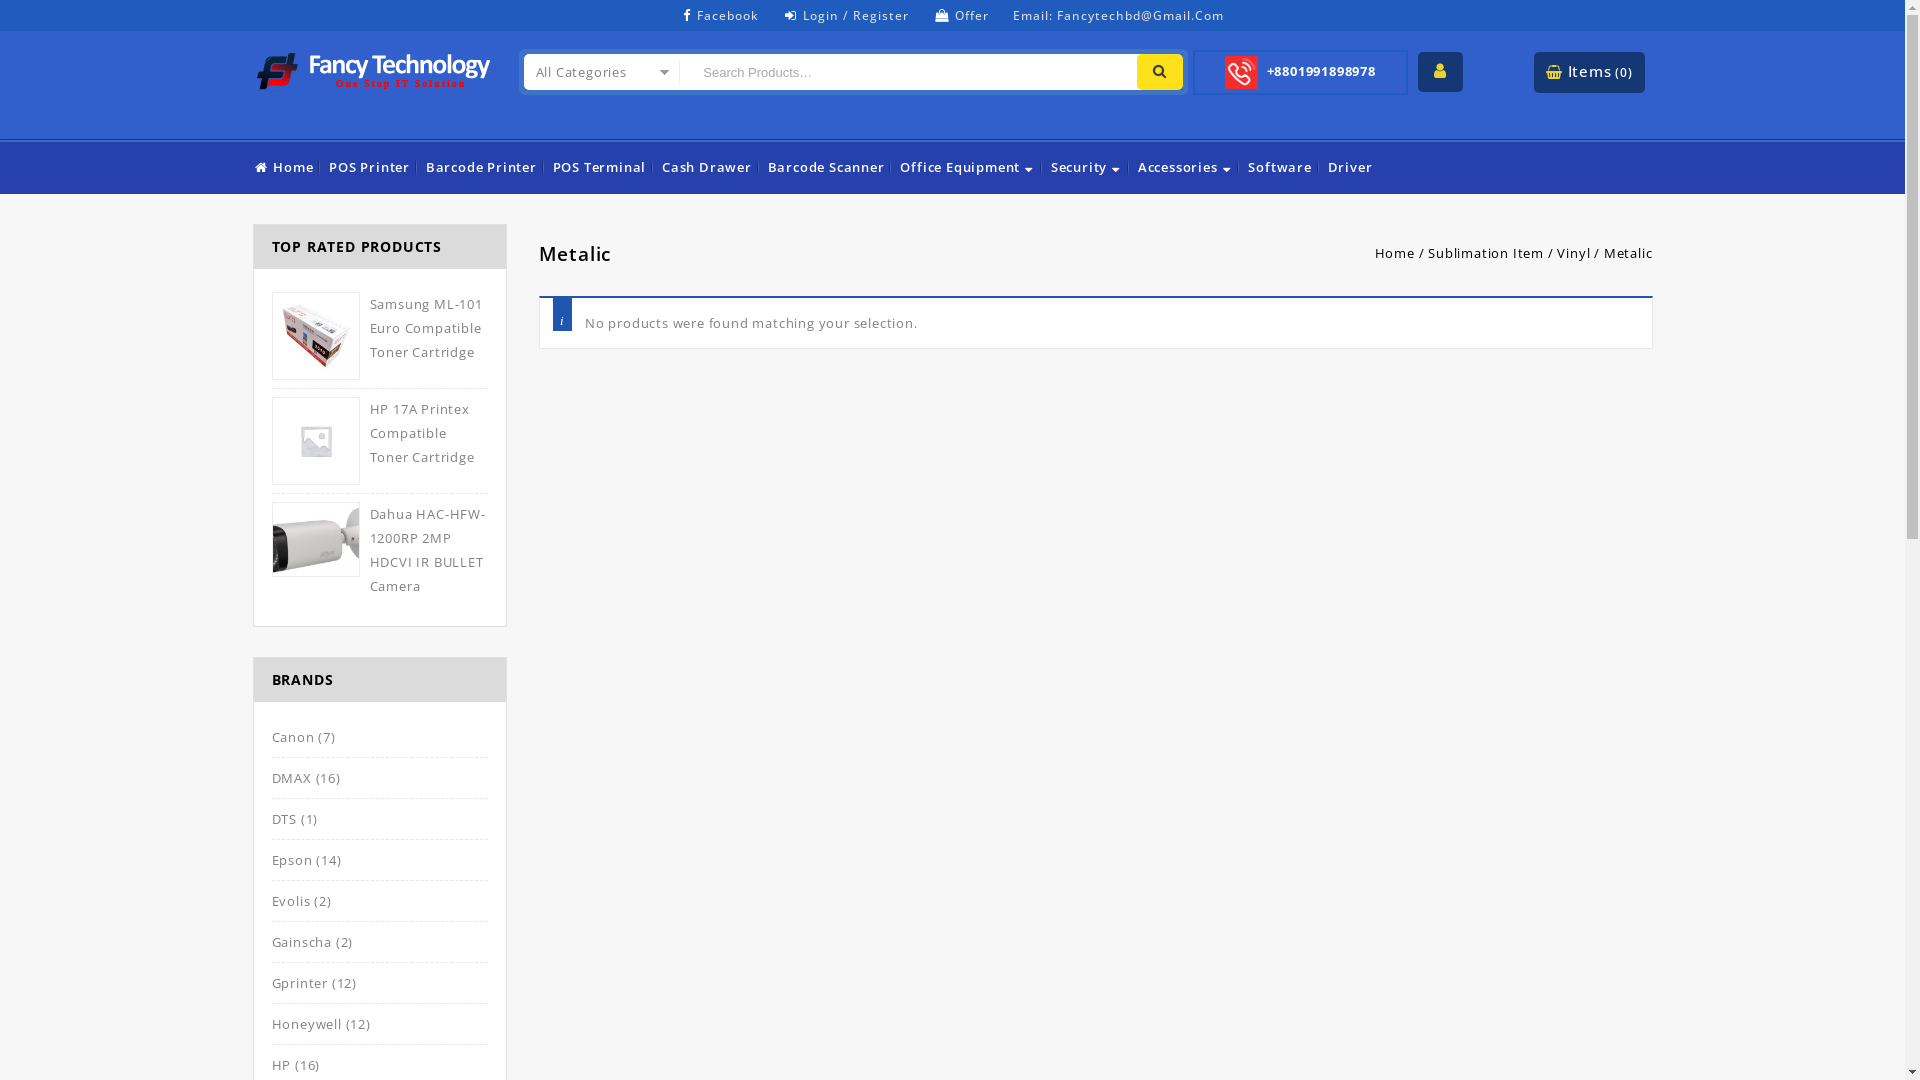 Image resolution: width=1920 pixels, height=1080 pixels. I want to click on 'Epson', so click(271, 859).